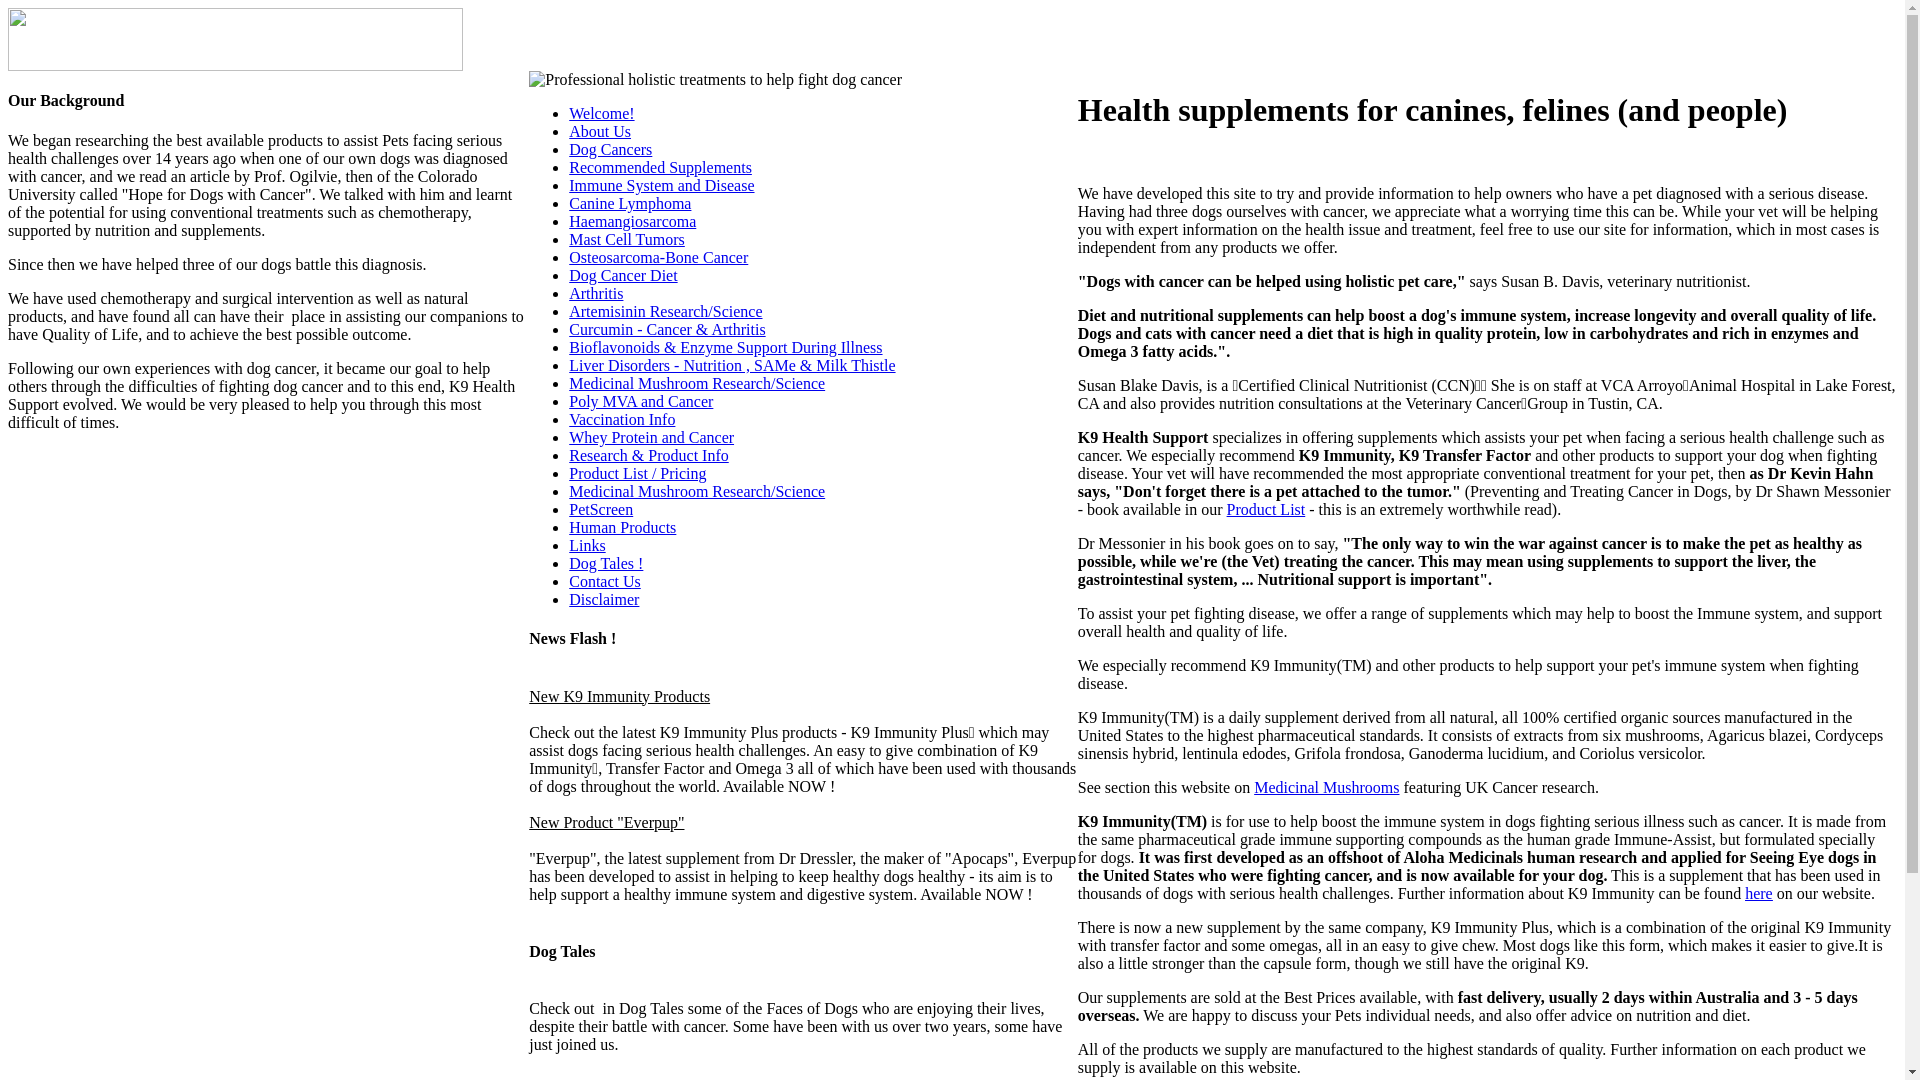  What do you see at coordinates (660, 166) in the screenshot?
I see `'Recommended Supplements'` at bounding box center [660, 166].